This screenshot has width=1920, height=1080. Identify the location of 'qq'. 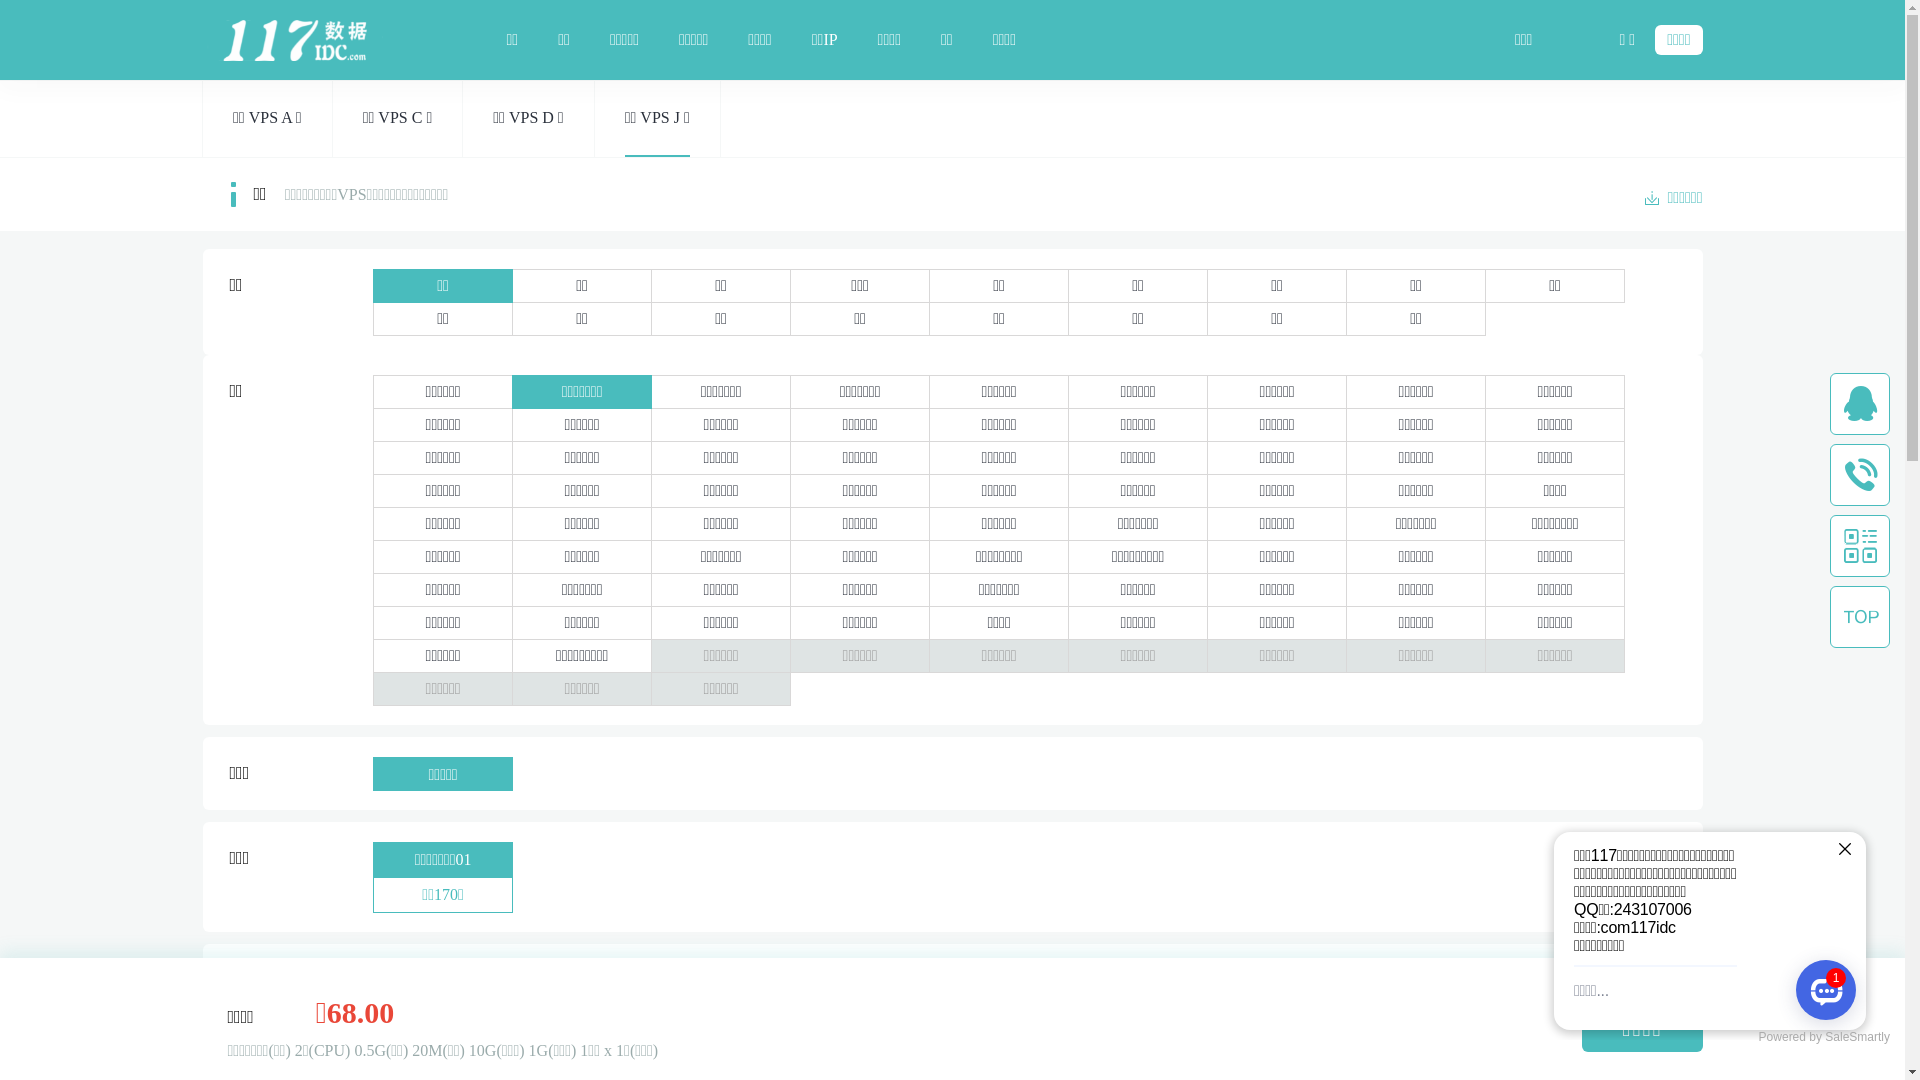
(1859, 404).